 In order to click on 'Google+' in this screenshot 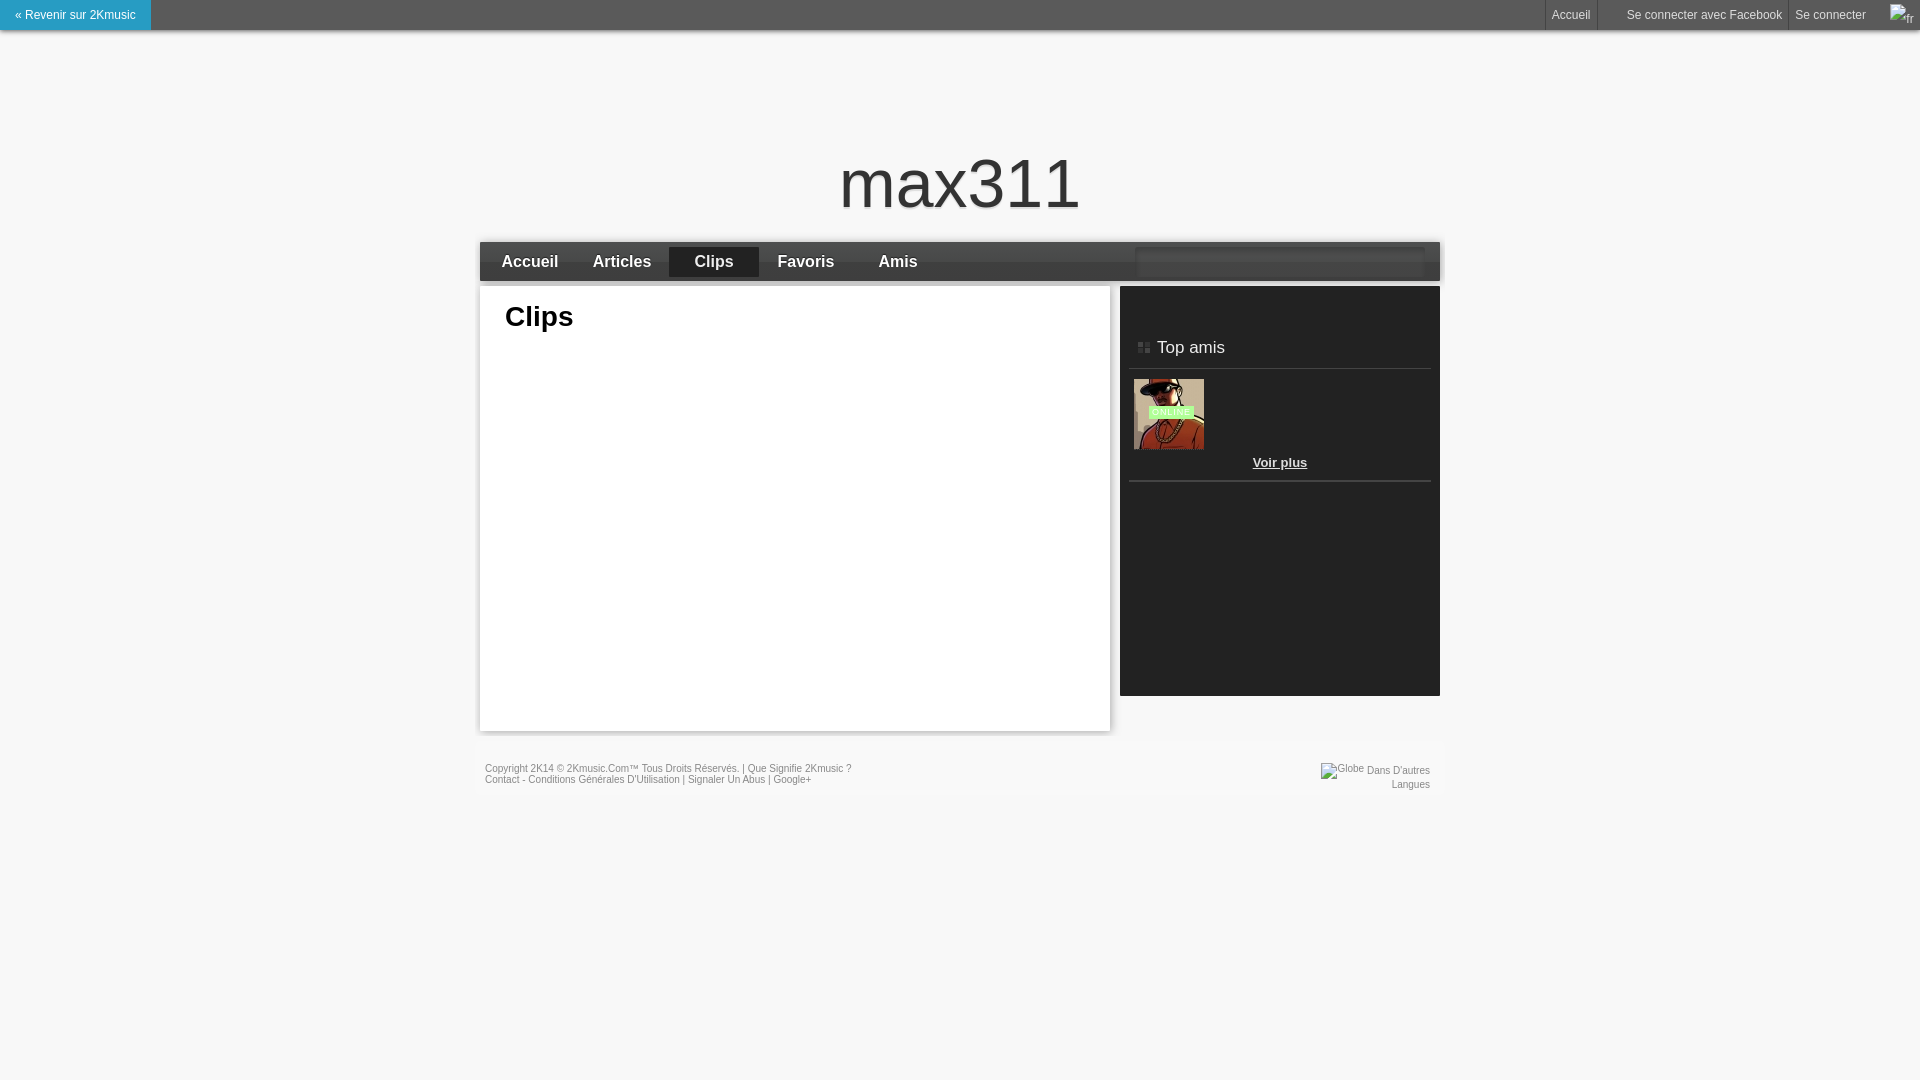, I will do `click(771, 778)`.